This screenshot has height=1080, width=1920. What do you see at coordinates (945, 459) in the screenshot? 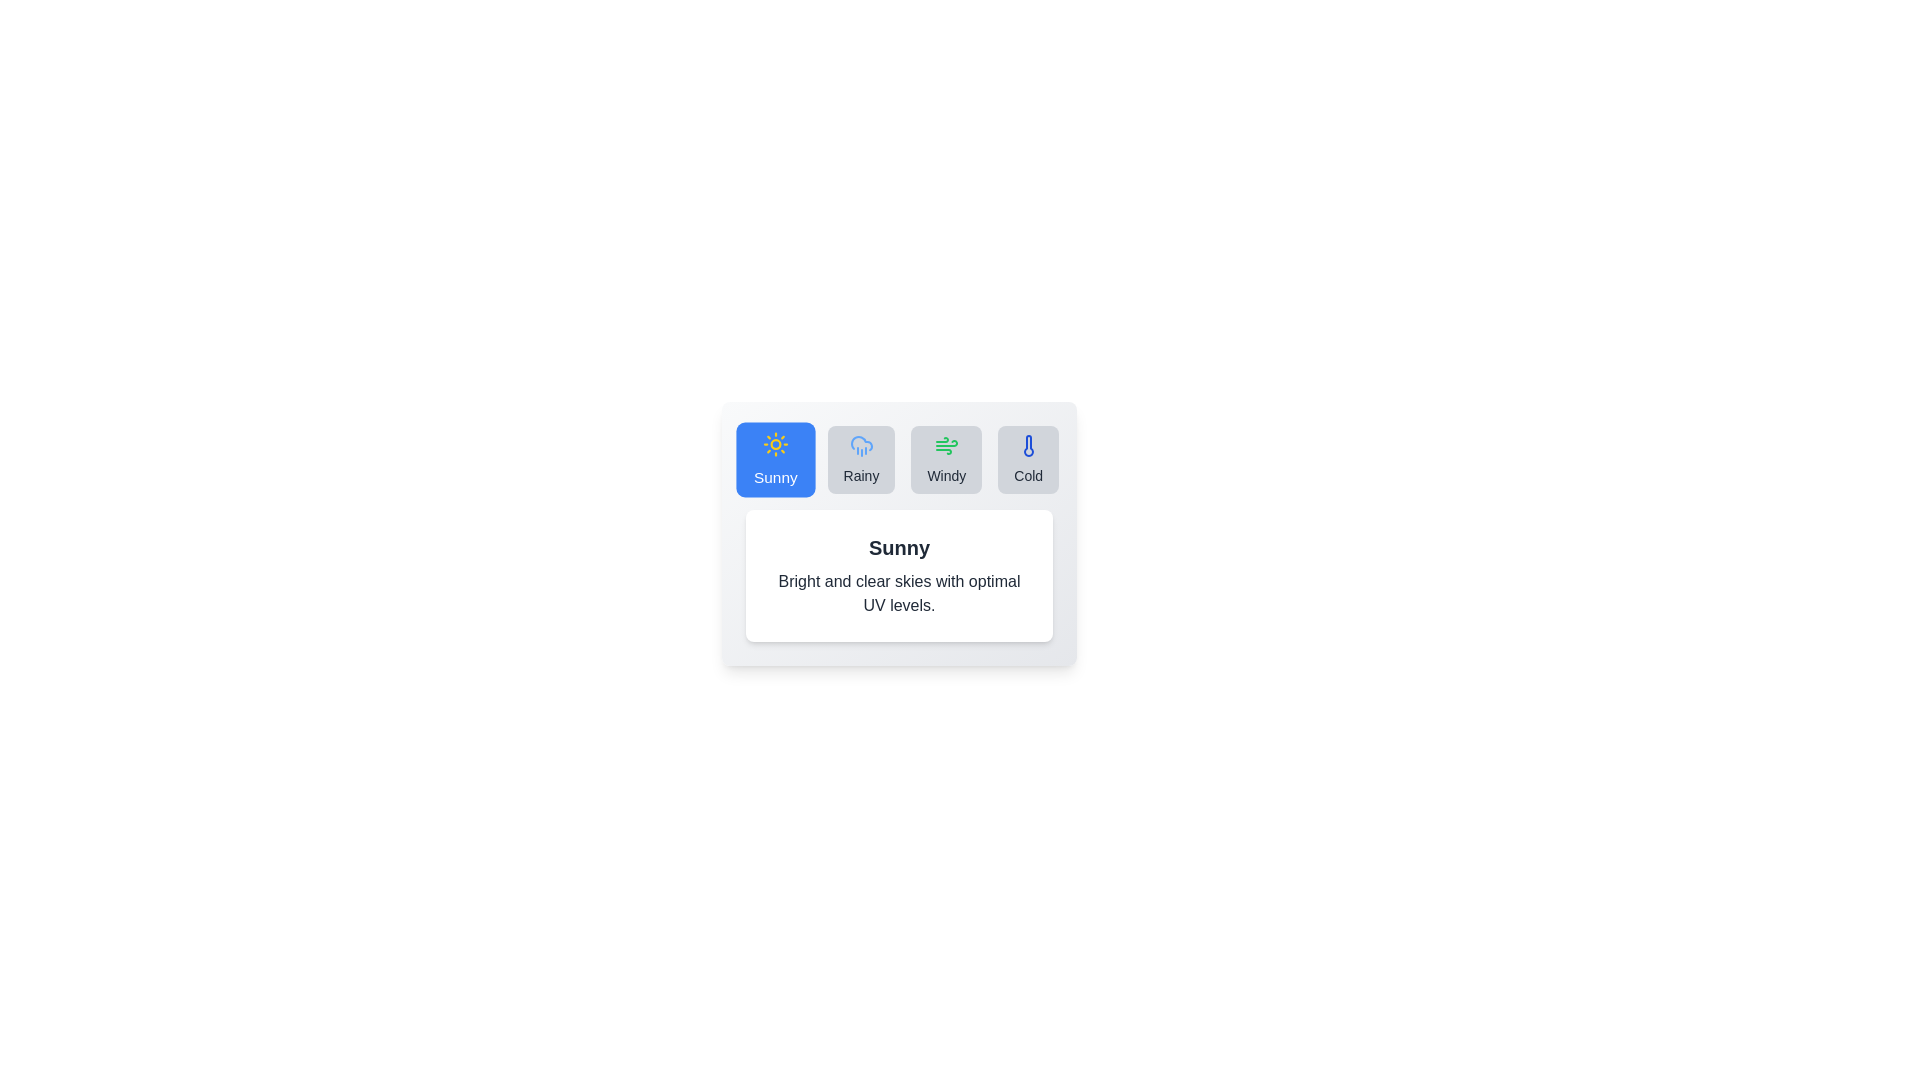
I see `the Windy tab to view its content` at bounding box center [945, 459].